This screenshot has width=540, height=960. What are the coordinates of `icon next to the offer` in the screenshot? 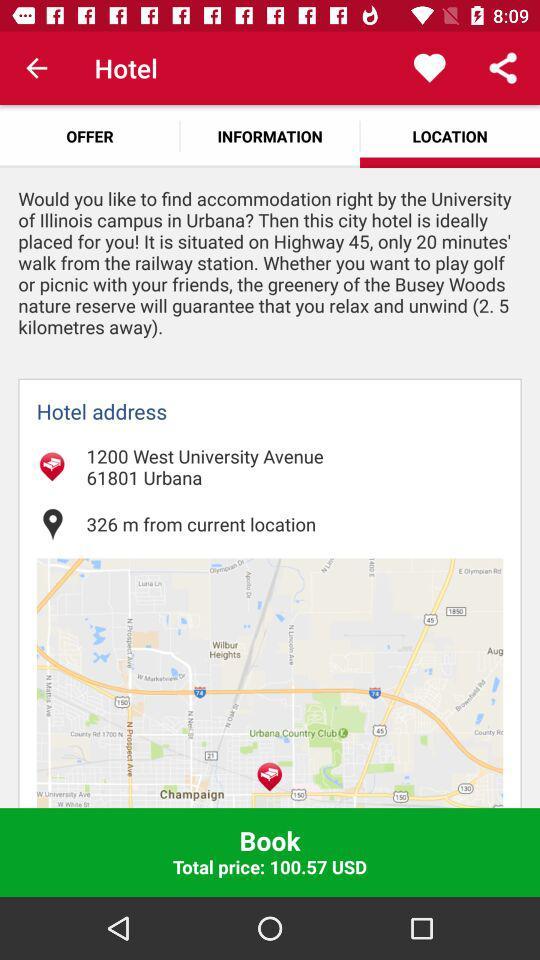 It's located at (270, 135).